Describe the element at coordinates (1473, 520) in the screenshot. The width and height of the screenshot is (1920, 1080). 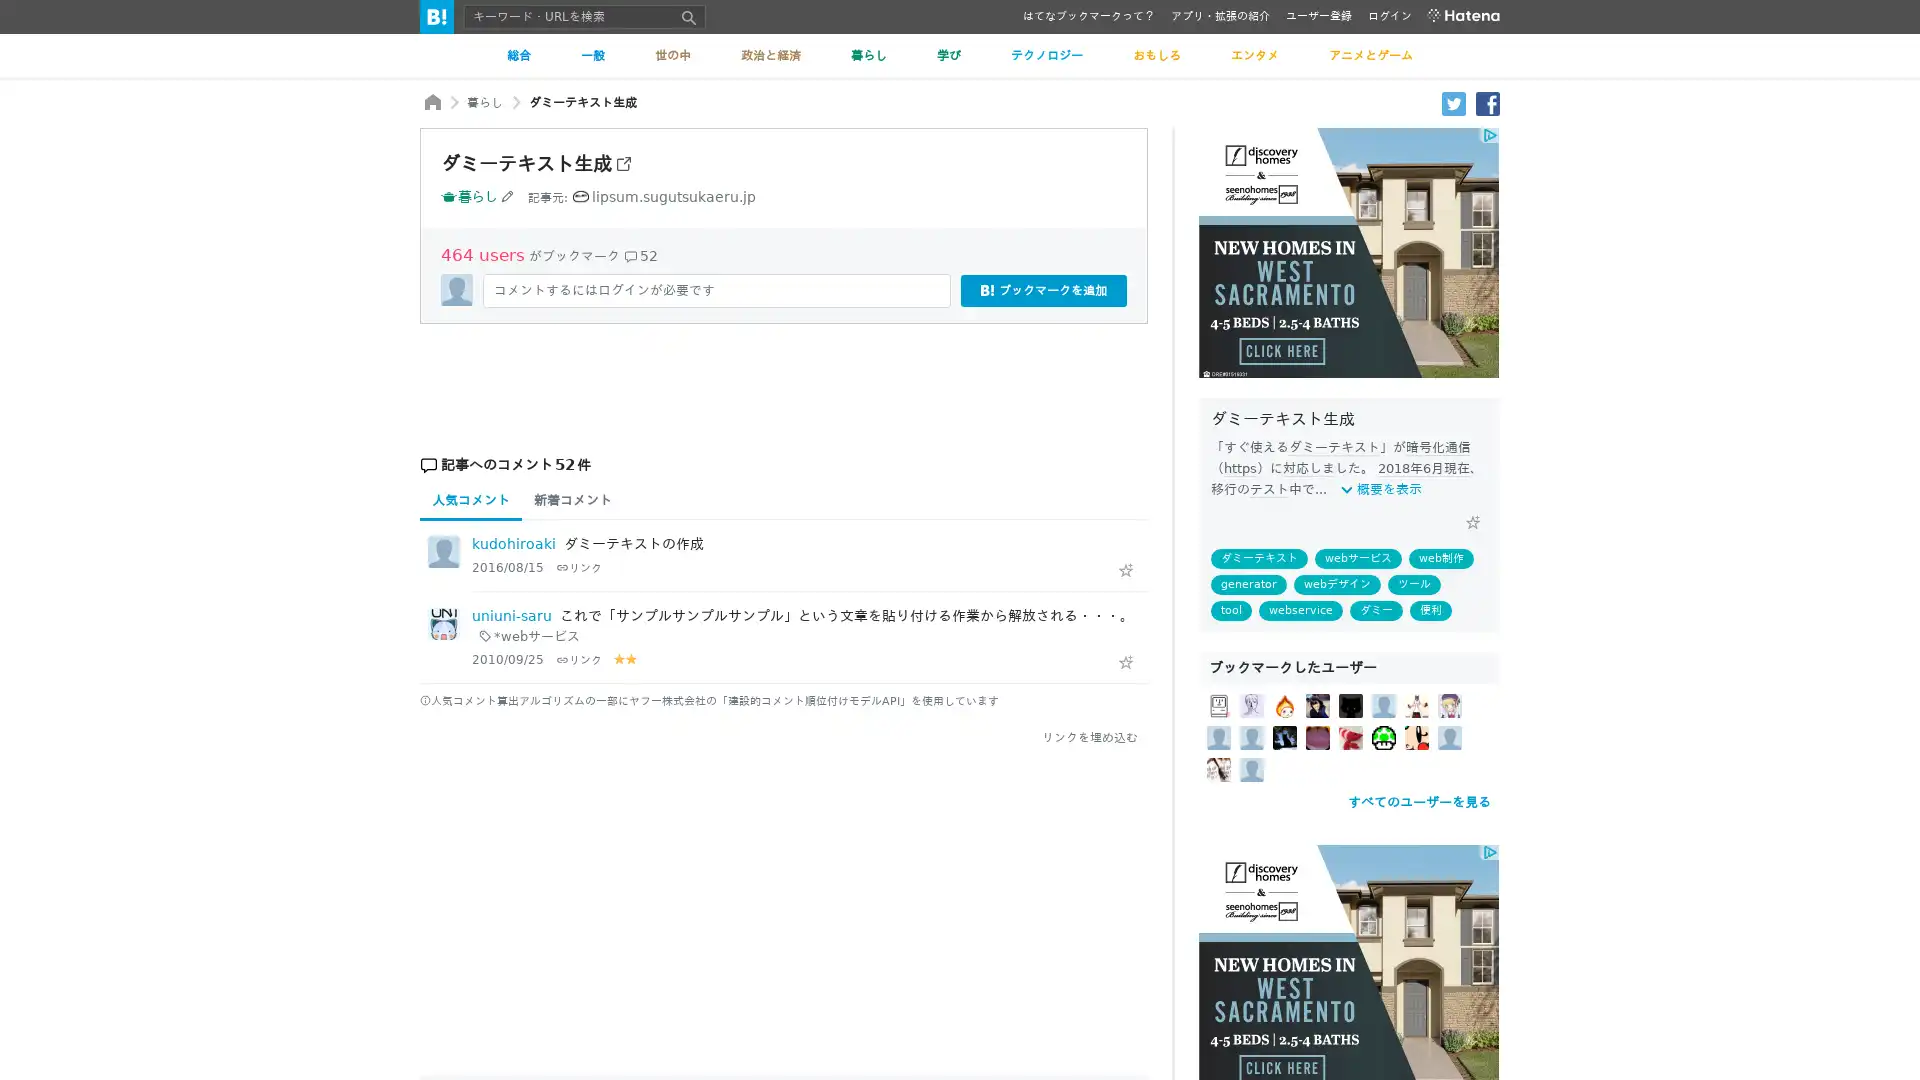
I see `Add Star` at that location.